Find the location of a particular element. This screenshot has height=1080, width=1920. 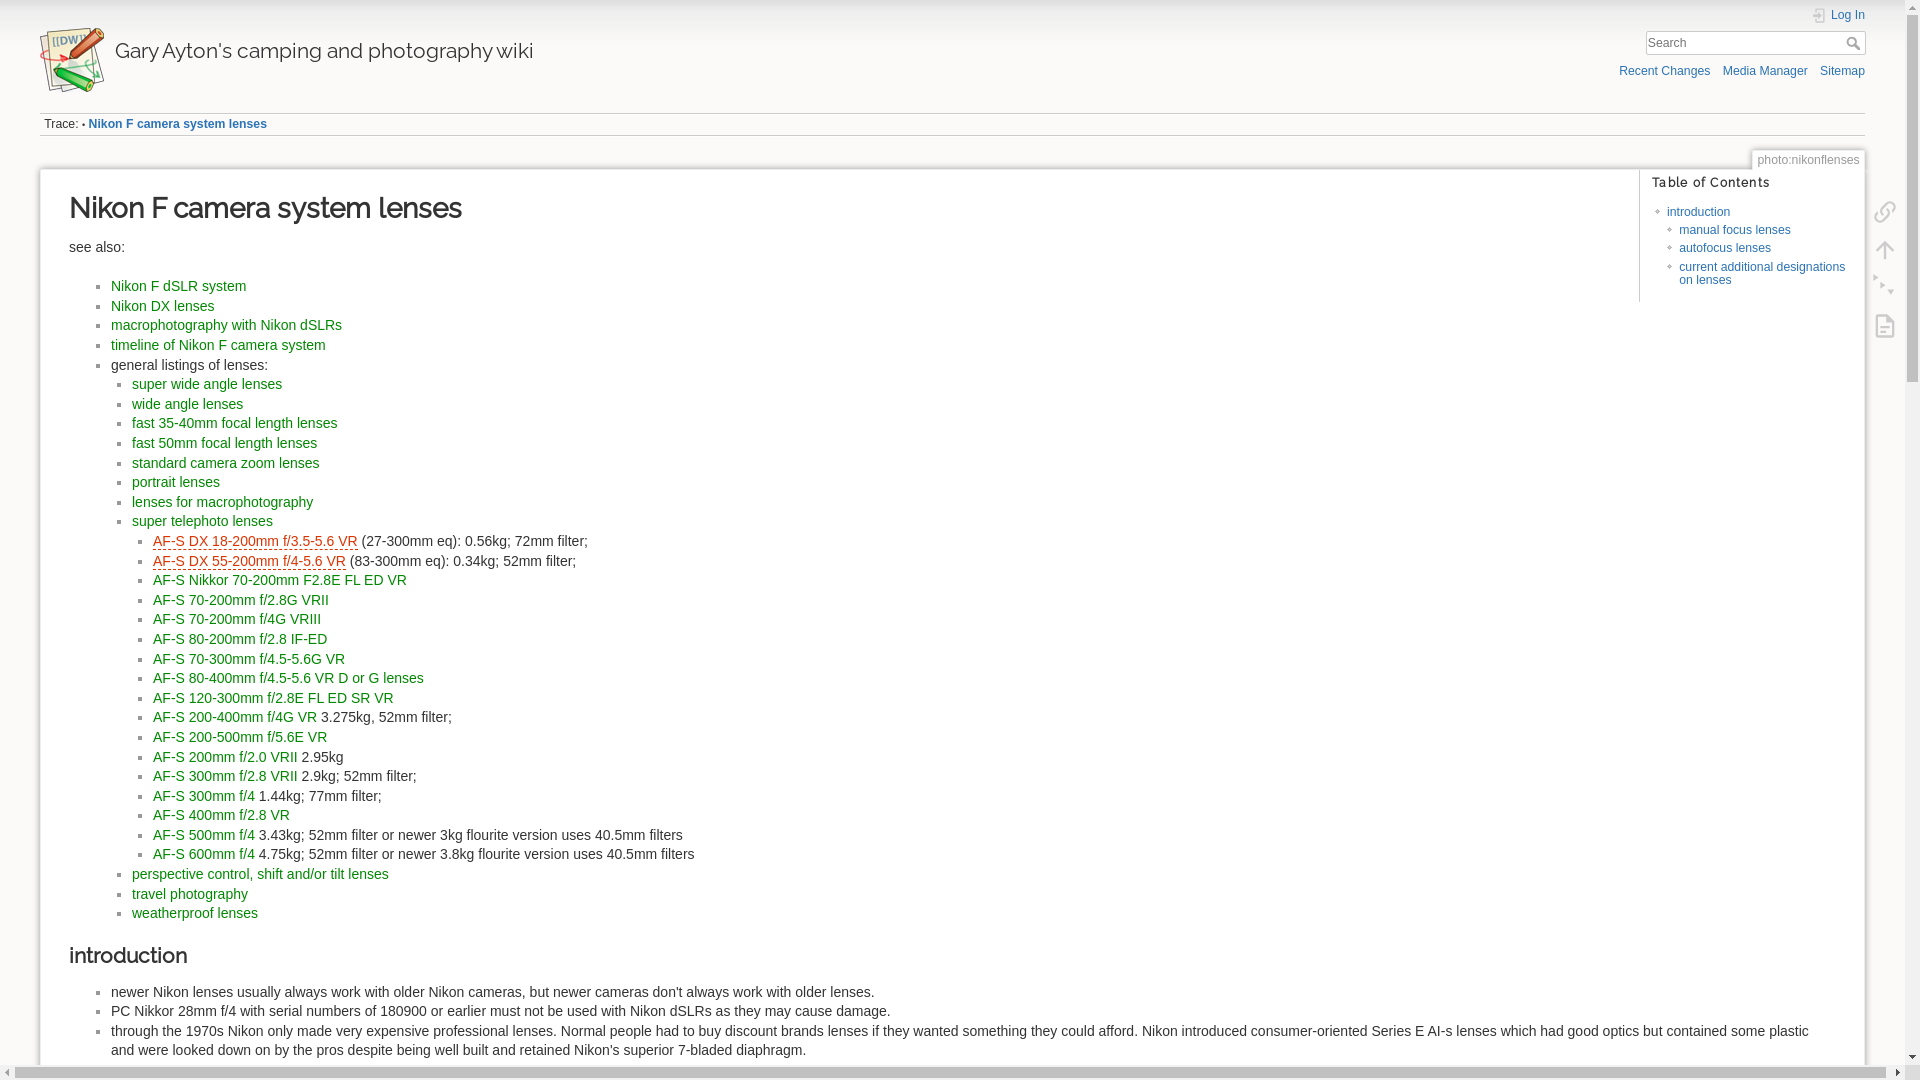

'AF-S Nikkor 70-200mm F2.8E FL ED VR' is located at coordinates (278, 579).